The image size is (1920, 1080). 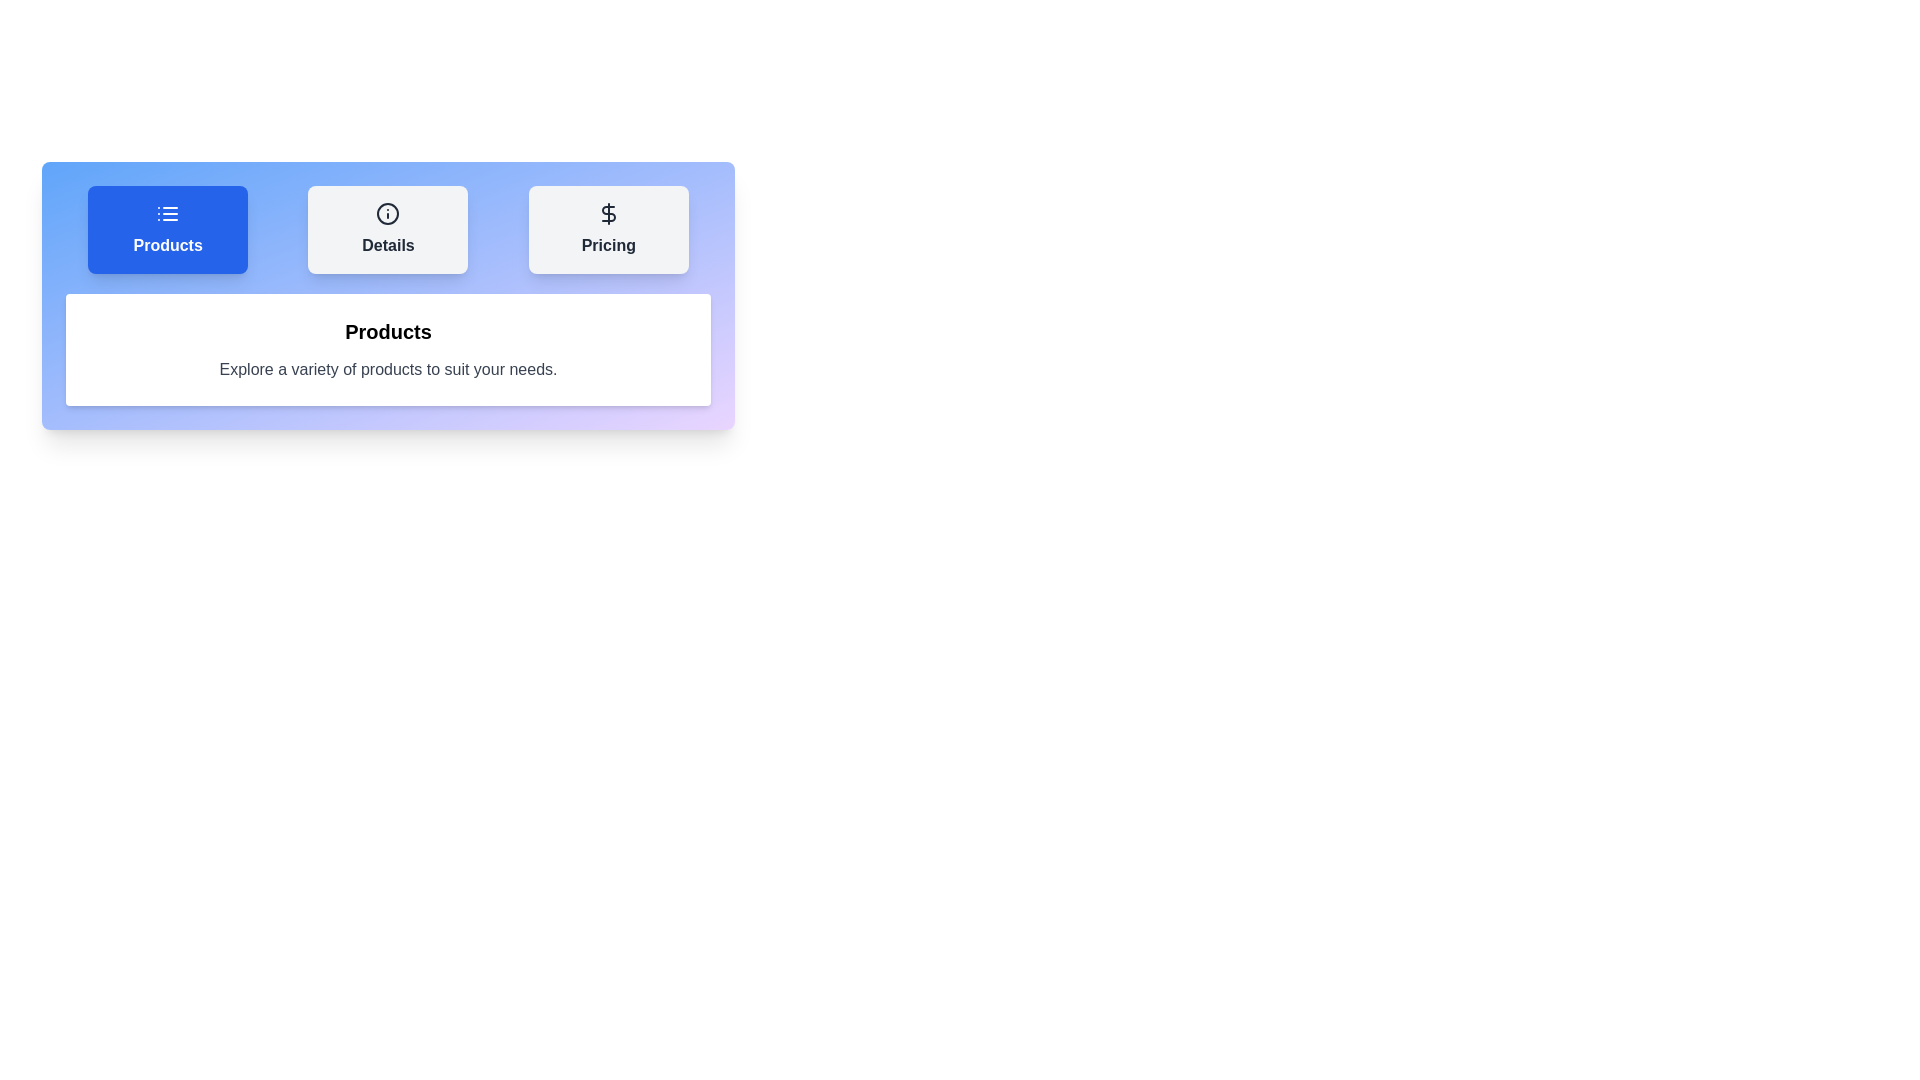 I want to click on the tab labeled Products, so click(x=168, y=229).